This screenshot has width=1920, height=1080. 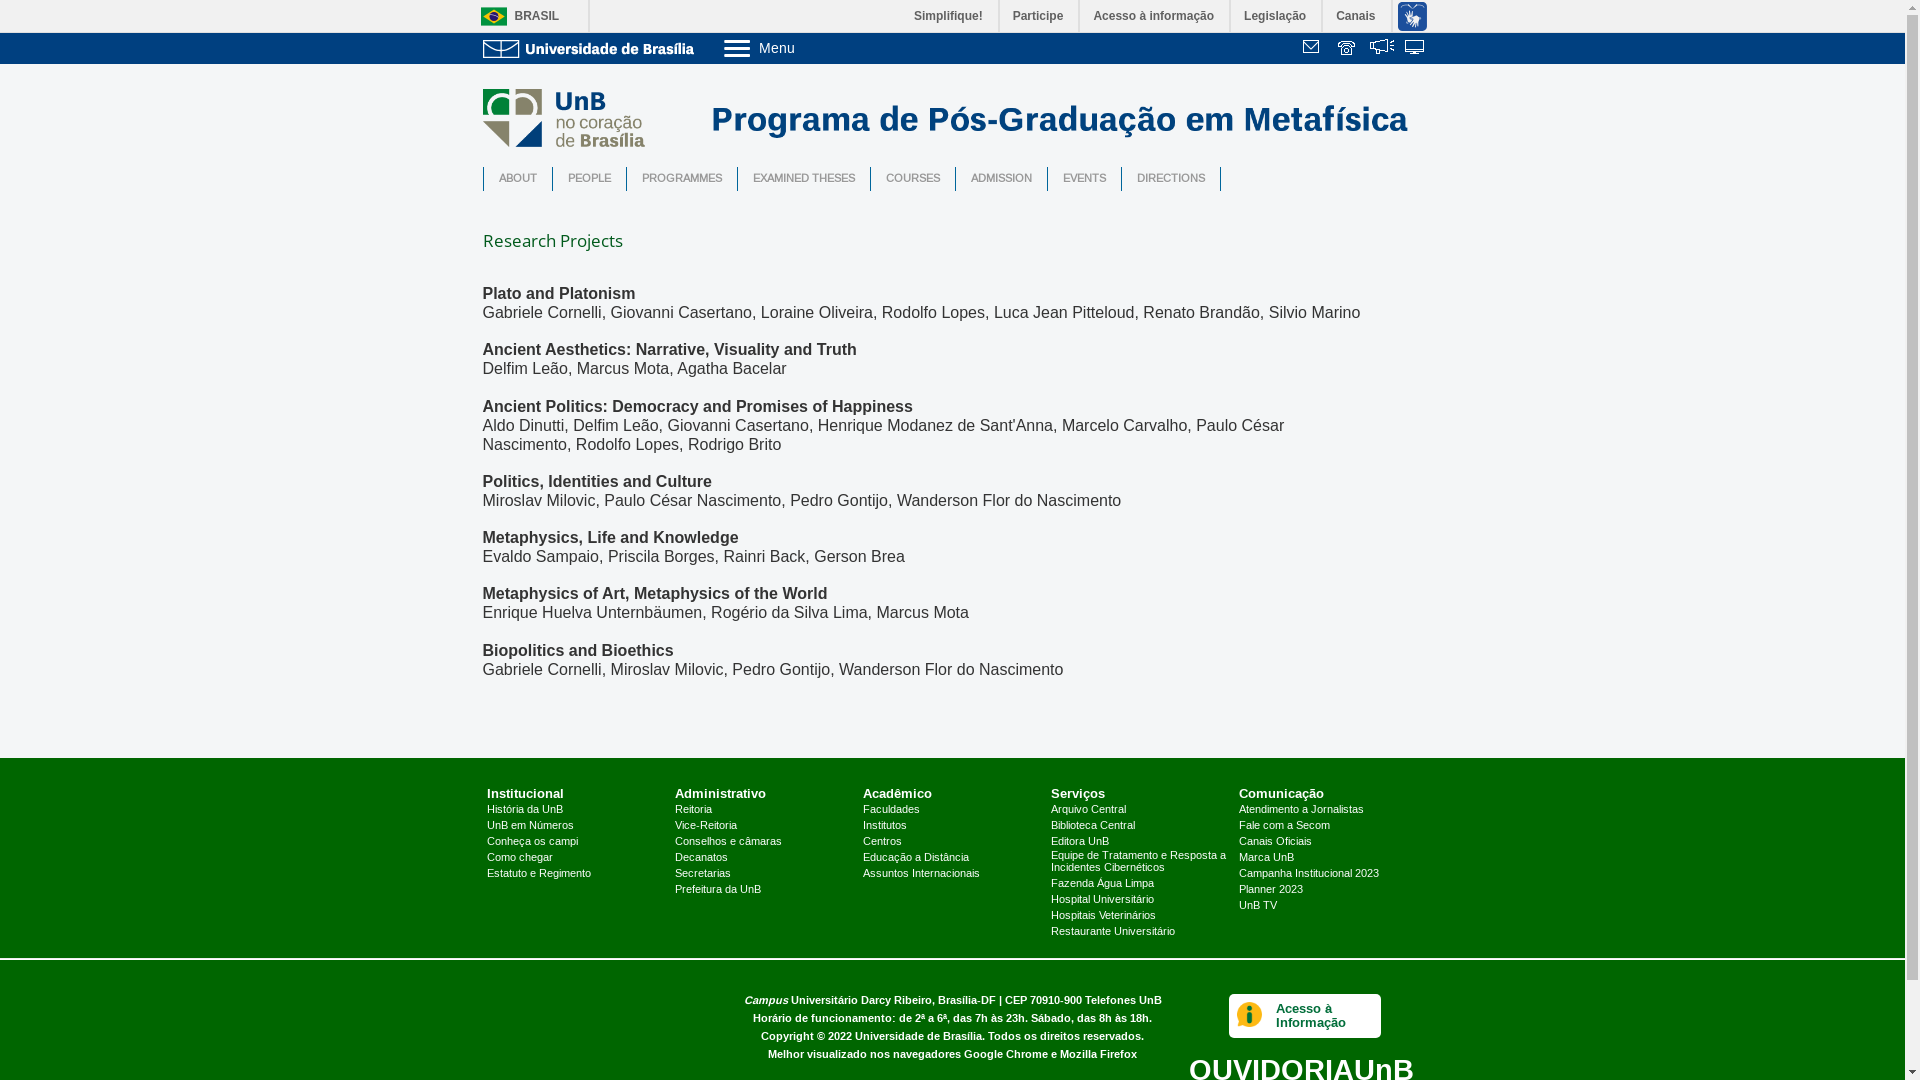 What do you see at coordinates (1039, 15) in the screenshot?
I see `'Participe'` at bounding box center [1039, 15].